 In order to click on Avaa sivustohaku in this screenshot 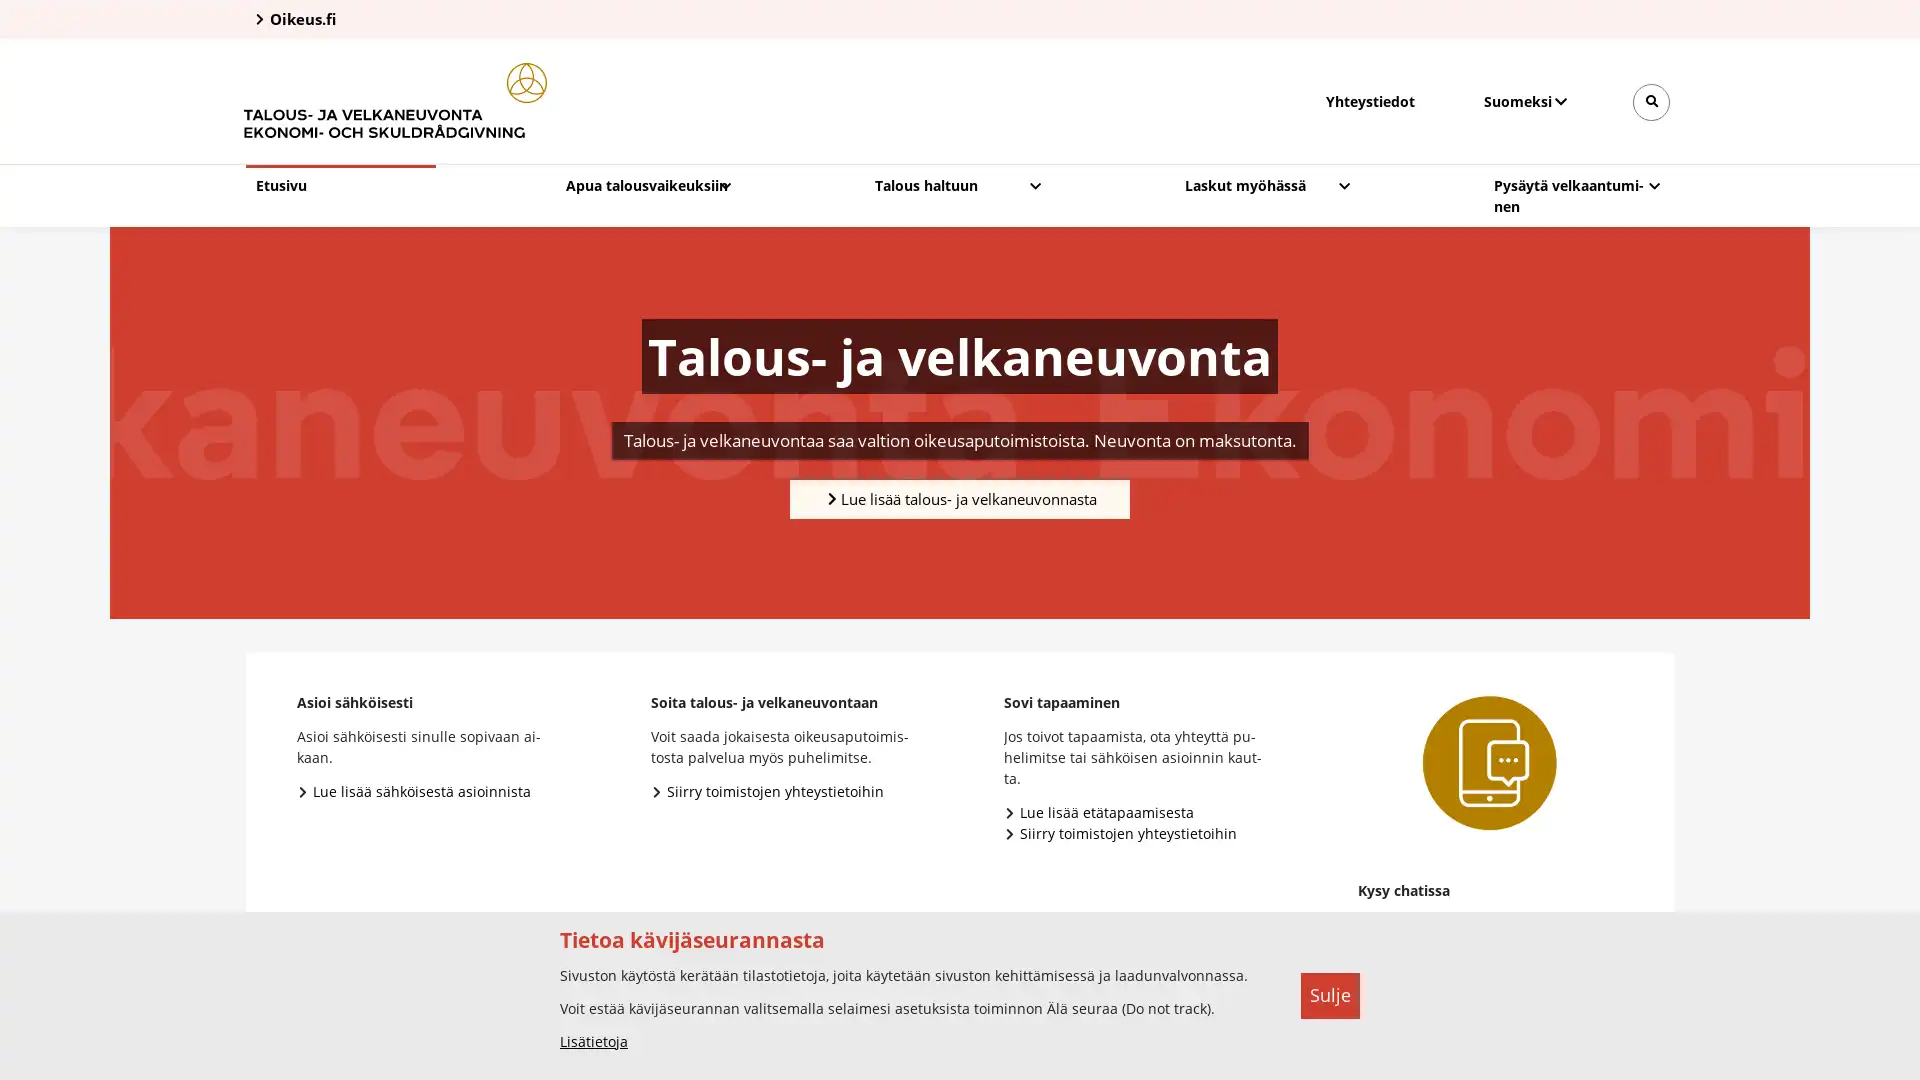, I will do `click(1651, 102)`.